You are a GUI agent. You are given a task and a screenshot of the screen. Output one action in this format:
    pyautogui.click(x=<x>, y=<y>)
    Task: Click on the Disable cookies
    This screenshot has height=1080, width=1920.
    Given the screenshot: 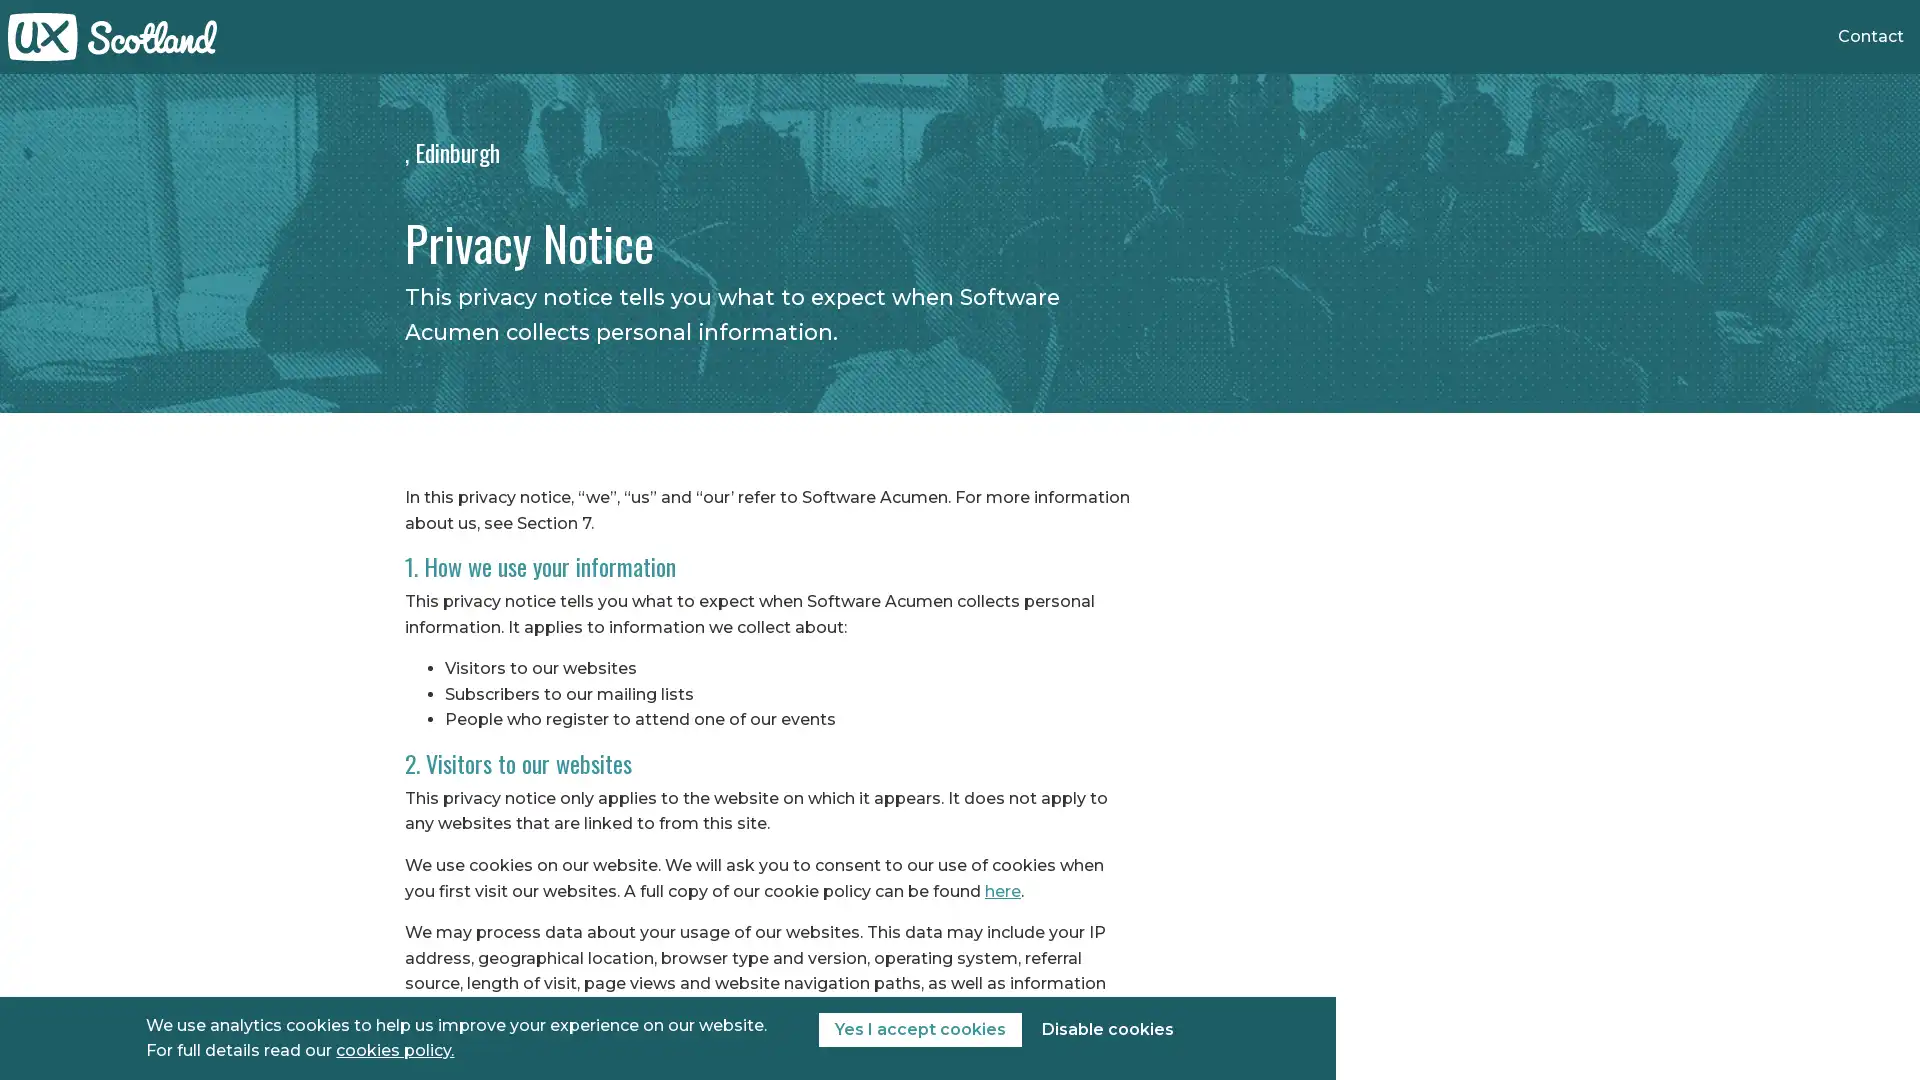 What is the action you would take?
    pyautogui.click(x=1106, y=1029)
    